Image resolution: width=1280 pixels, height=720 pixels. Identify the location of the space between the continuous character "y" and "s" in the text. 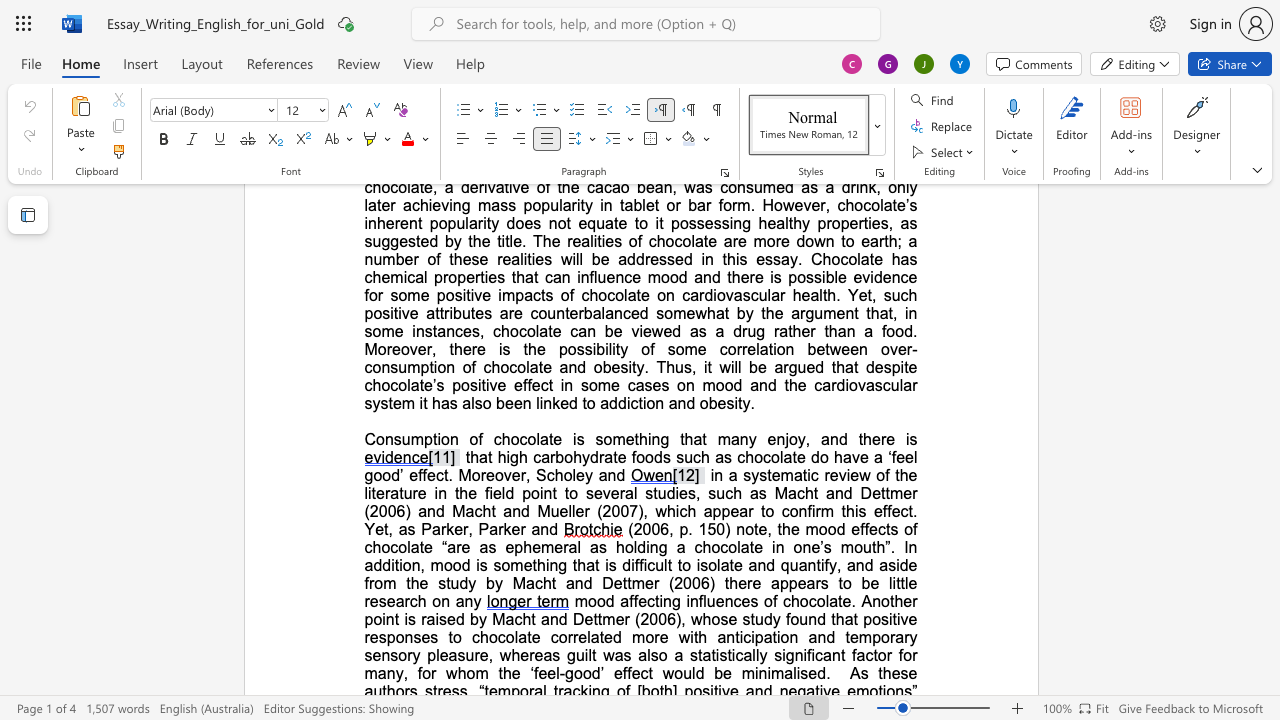
(758, 475).